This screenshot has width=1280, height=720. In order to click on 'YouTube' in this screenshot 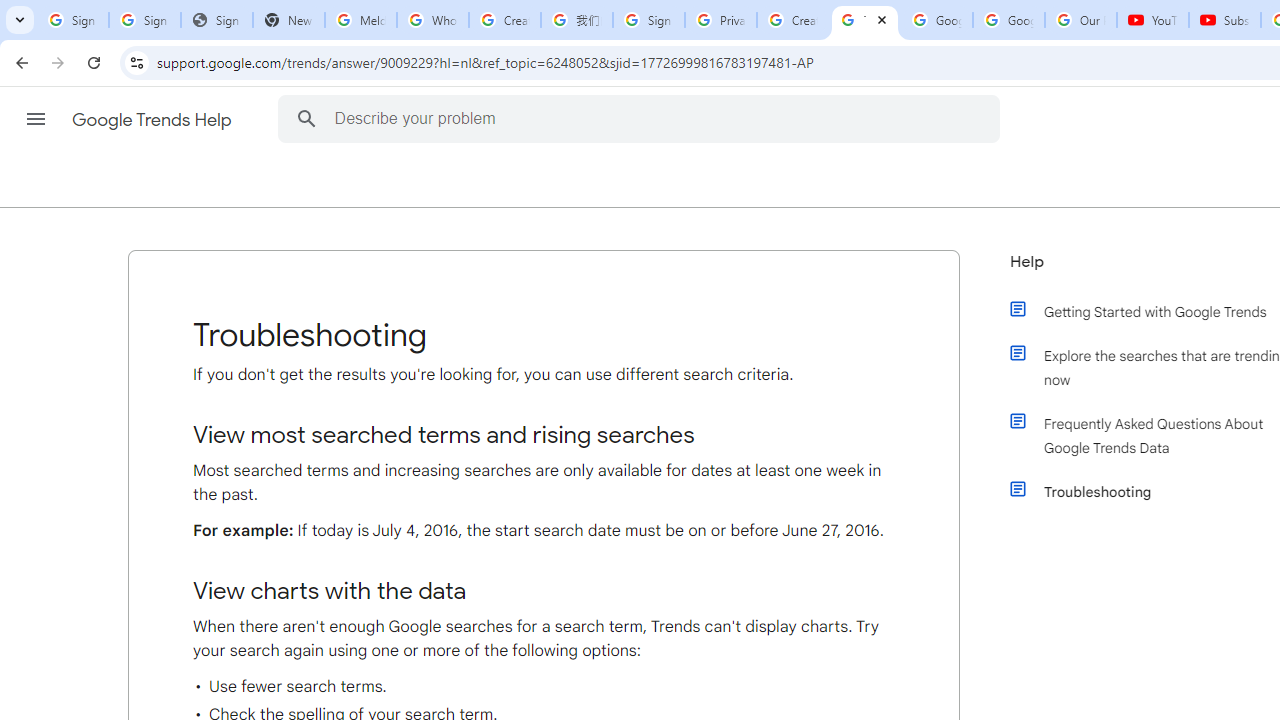, I will do `click(1153, 20)`.